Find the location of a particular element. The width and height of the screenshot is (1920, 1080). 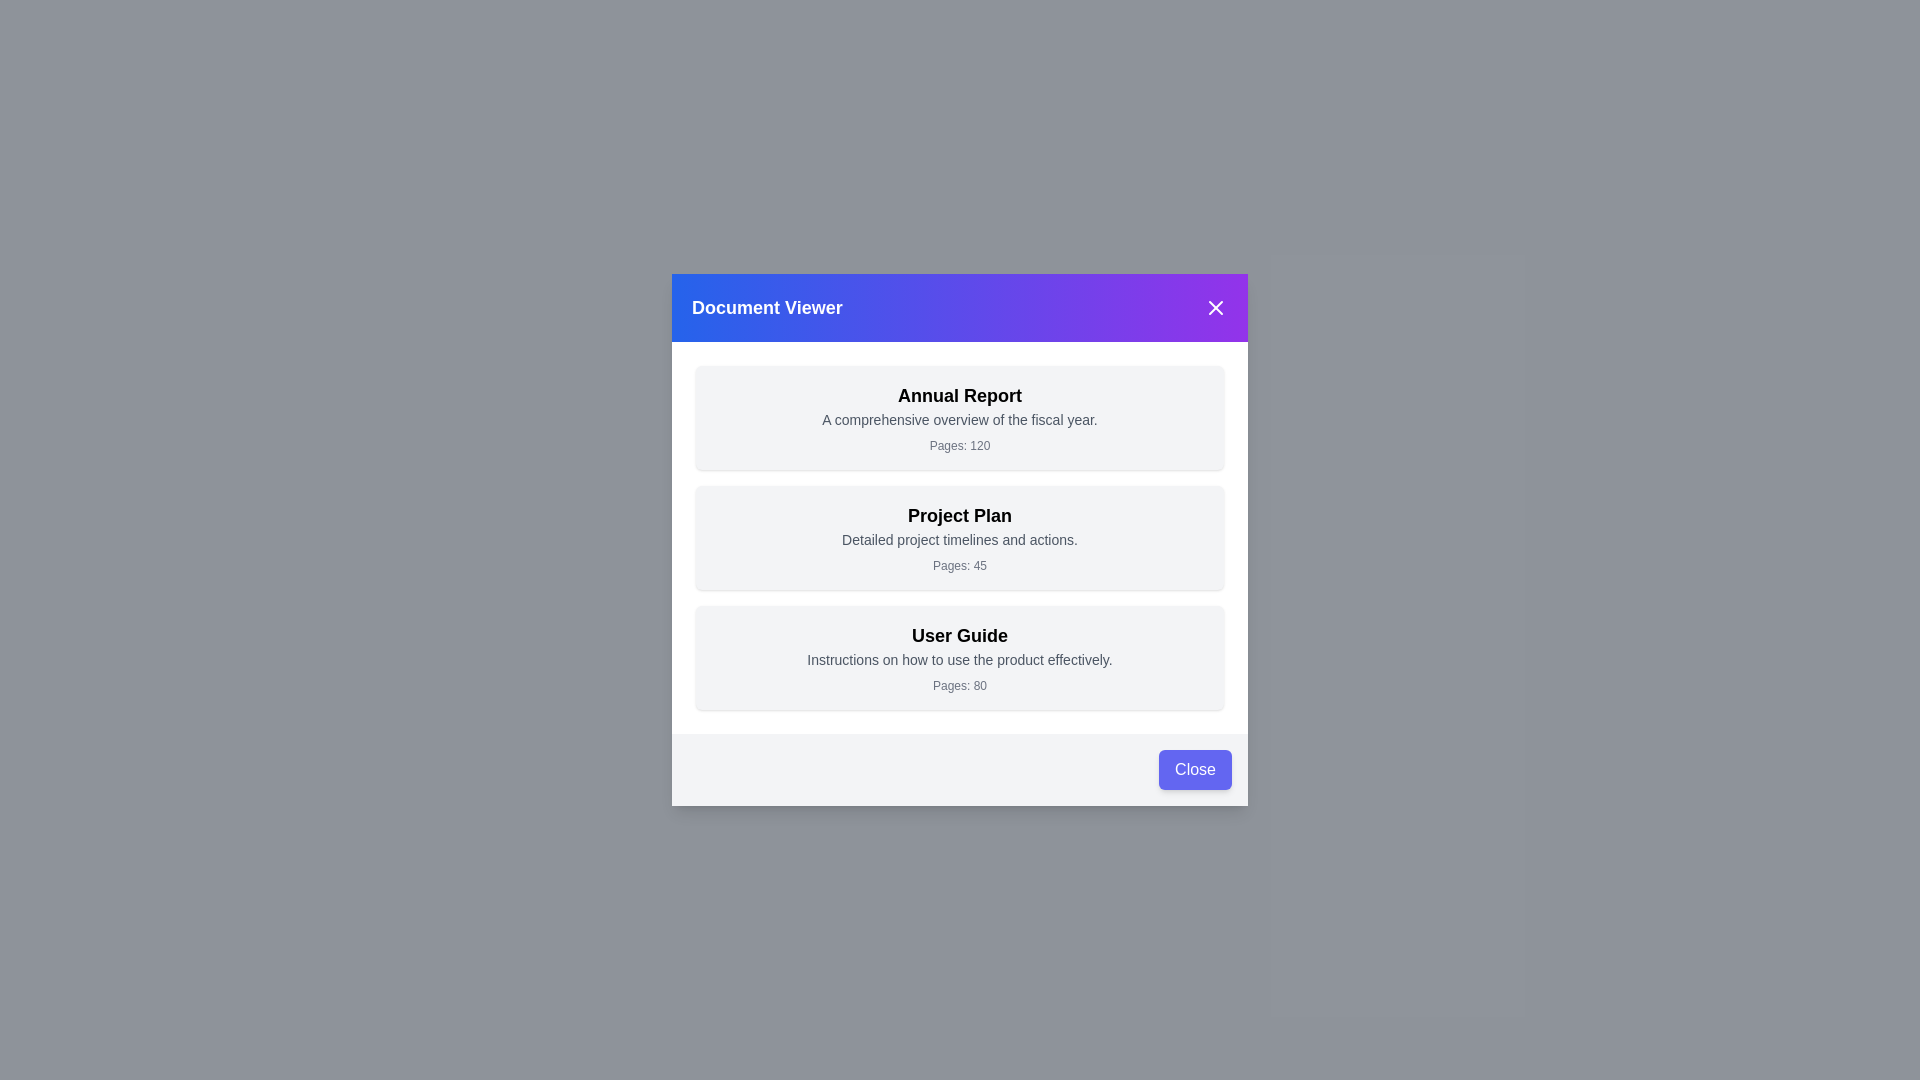

the document item titled 'Project Plan' to observe the hover effect is located at coordinates (960, 536).